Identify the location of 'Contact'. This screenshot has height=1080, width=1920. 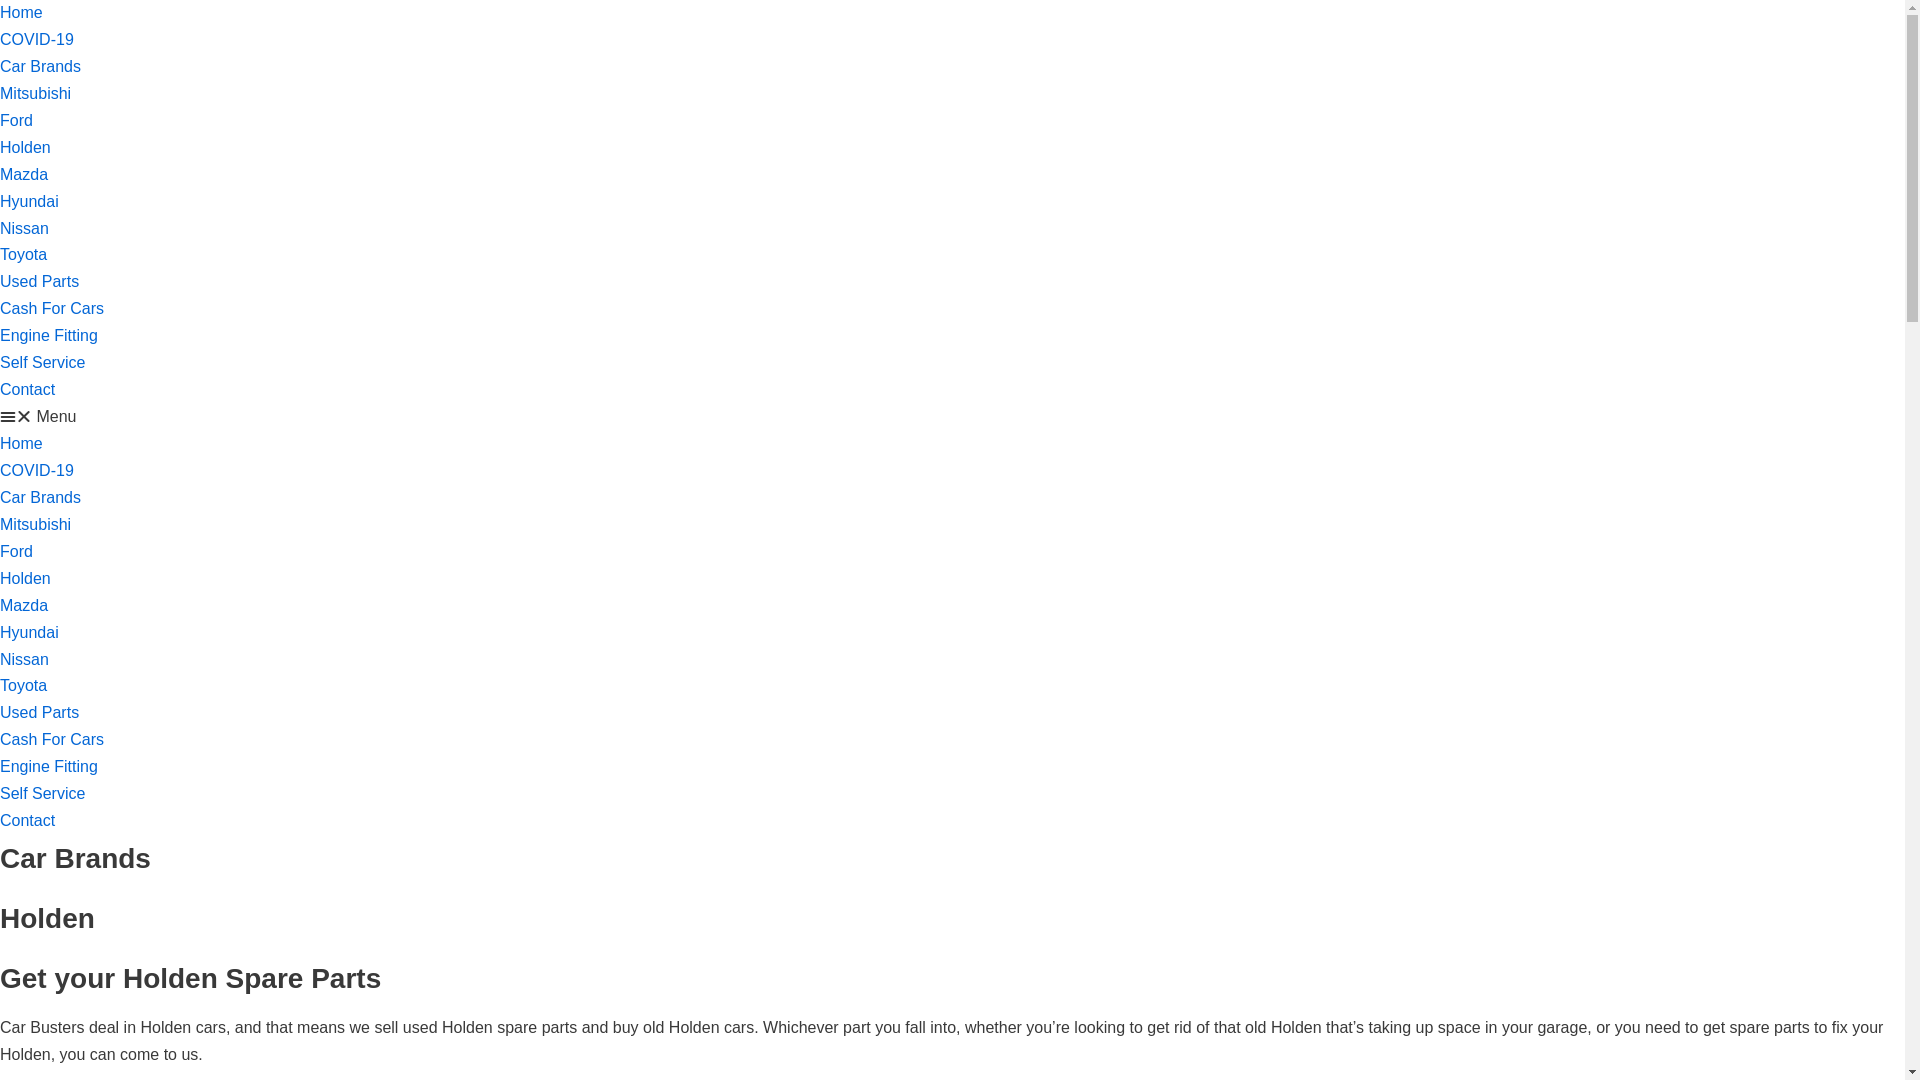
(27, 389).